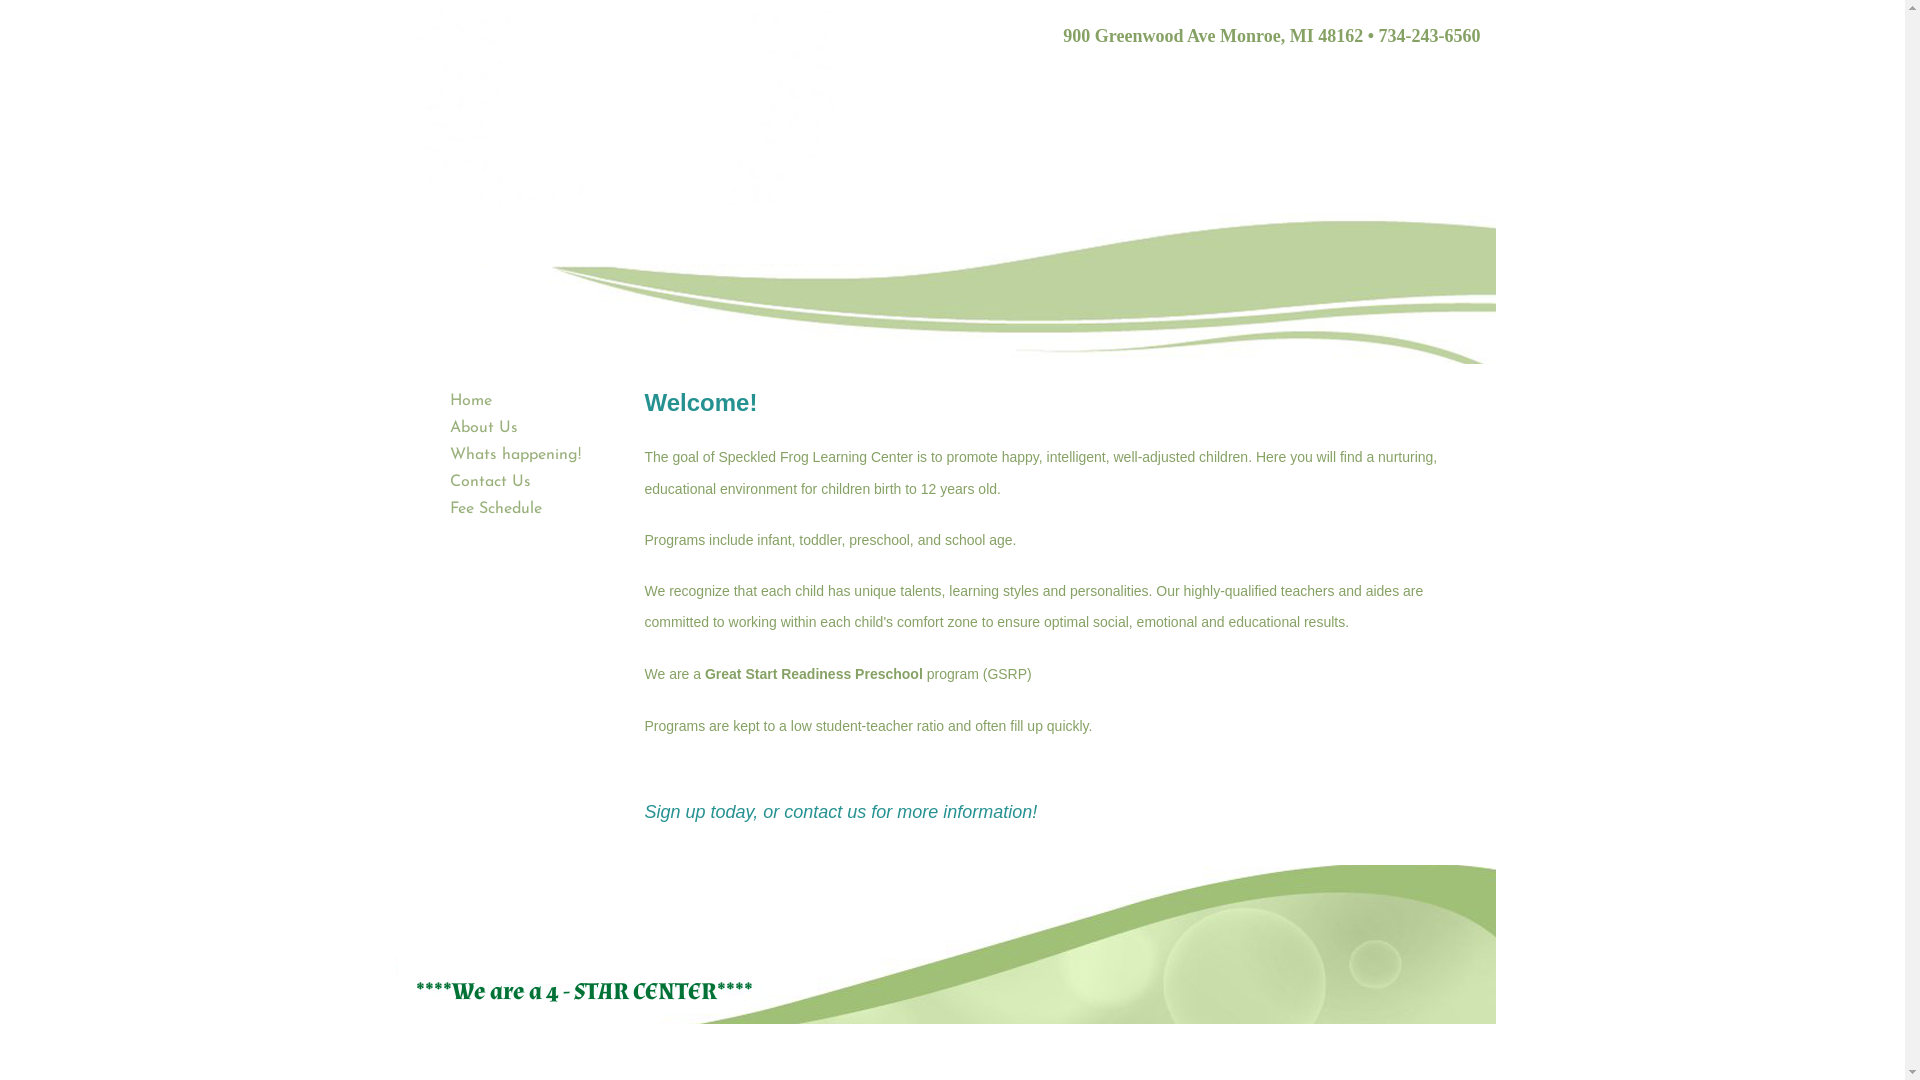  I want to click on 'Whats happening!', so click(439, 455).